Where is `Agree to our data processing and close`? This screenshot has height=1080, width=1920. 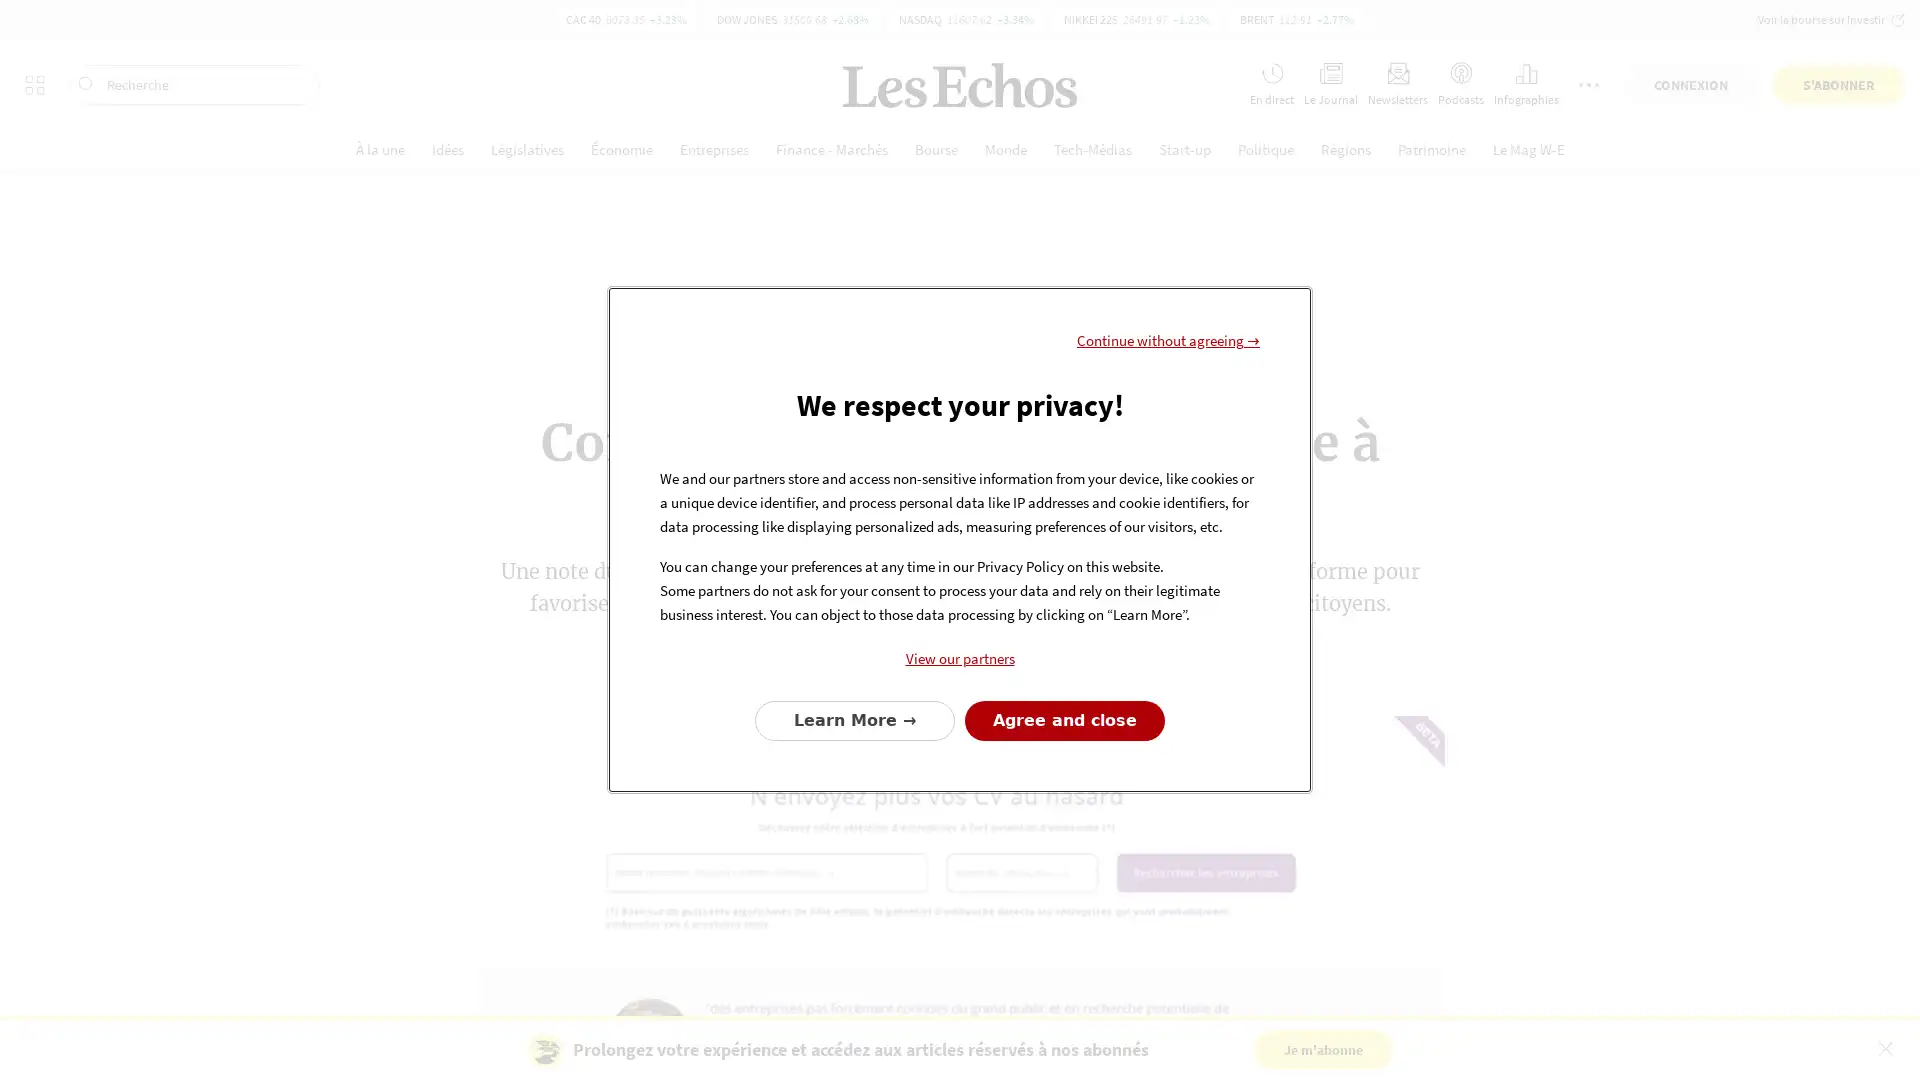
Agree to our data processing and close is located at coordinates (1064, 720).